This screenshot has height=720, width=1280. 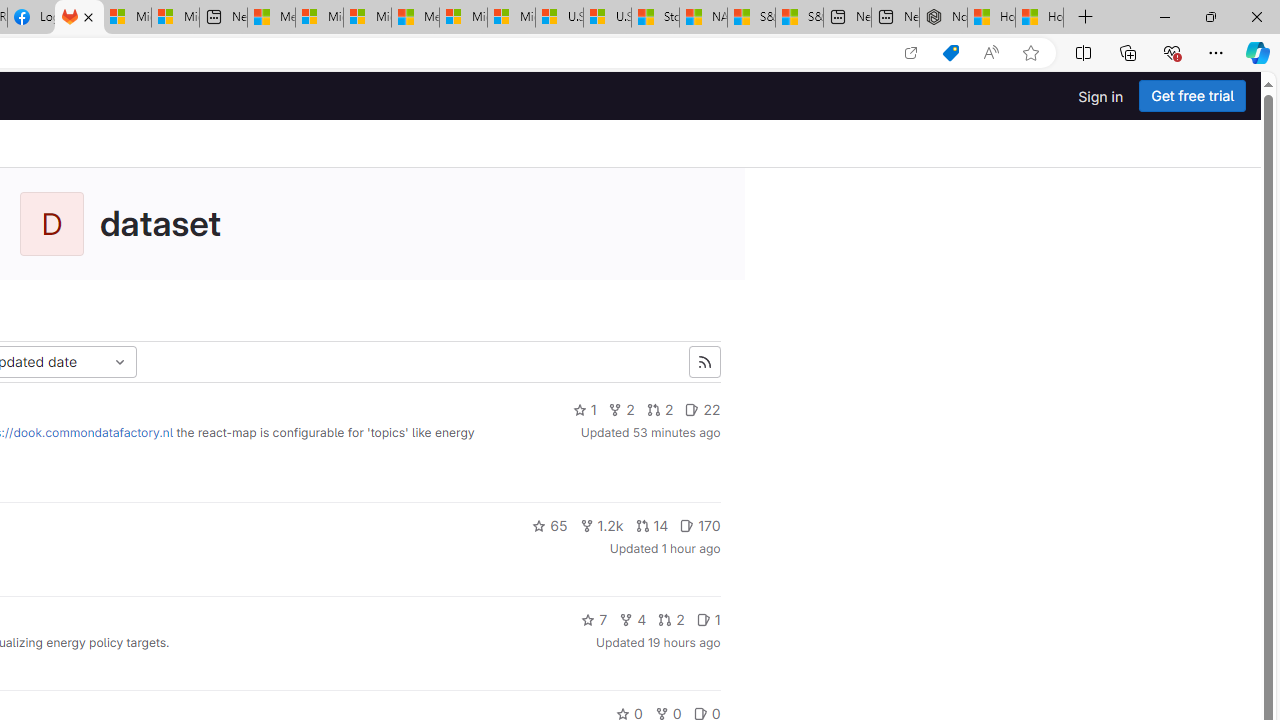 What do you see at coordinates (1192, 96) in the screenshot?
I see `'Get free trial'` at bounding box center [1192, 96].